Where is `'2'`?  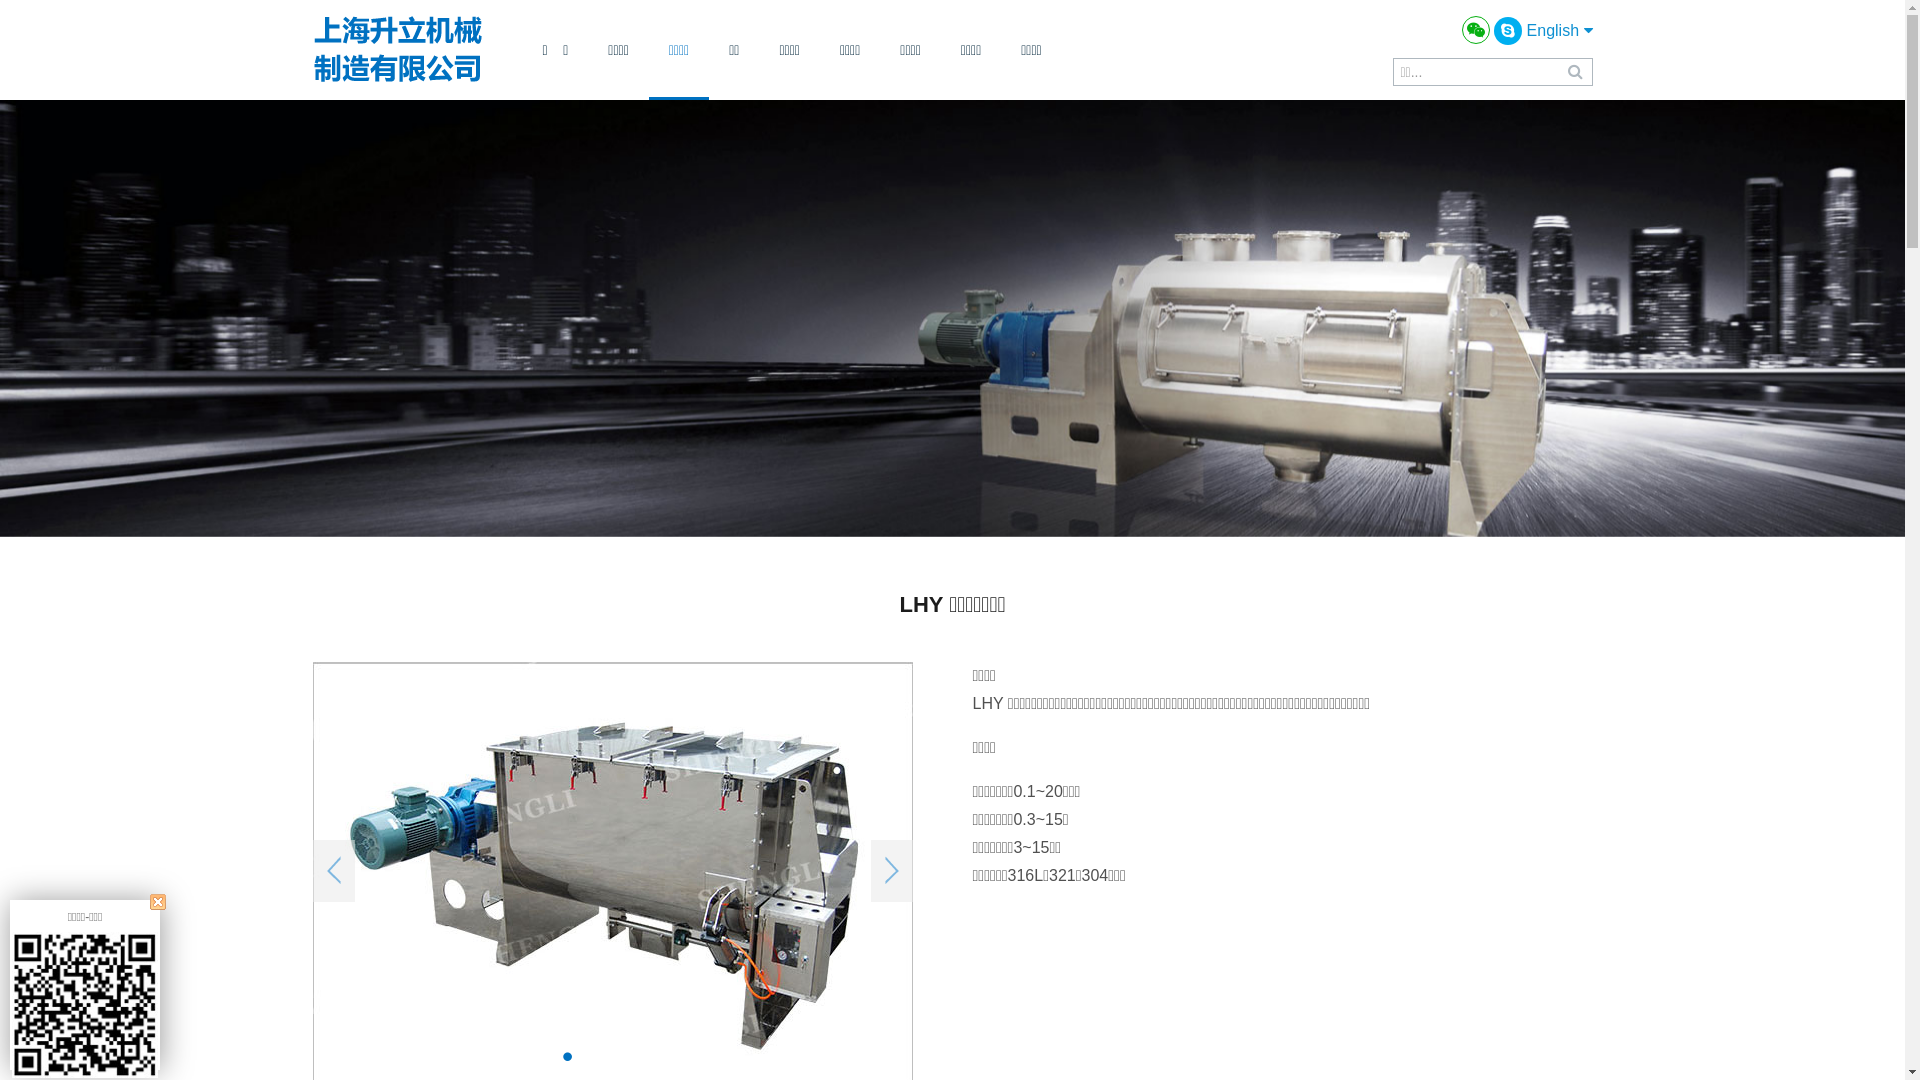
'2' is located at coordinates (597, 1055).